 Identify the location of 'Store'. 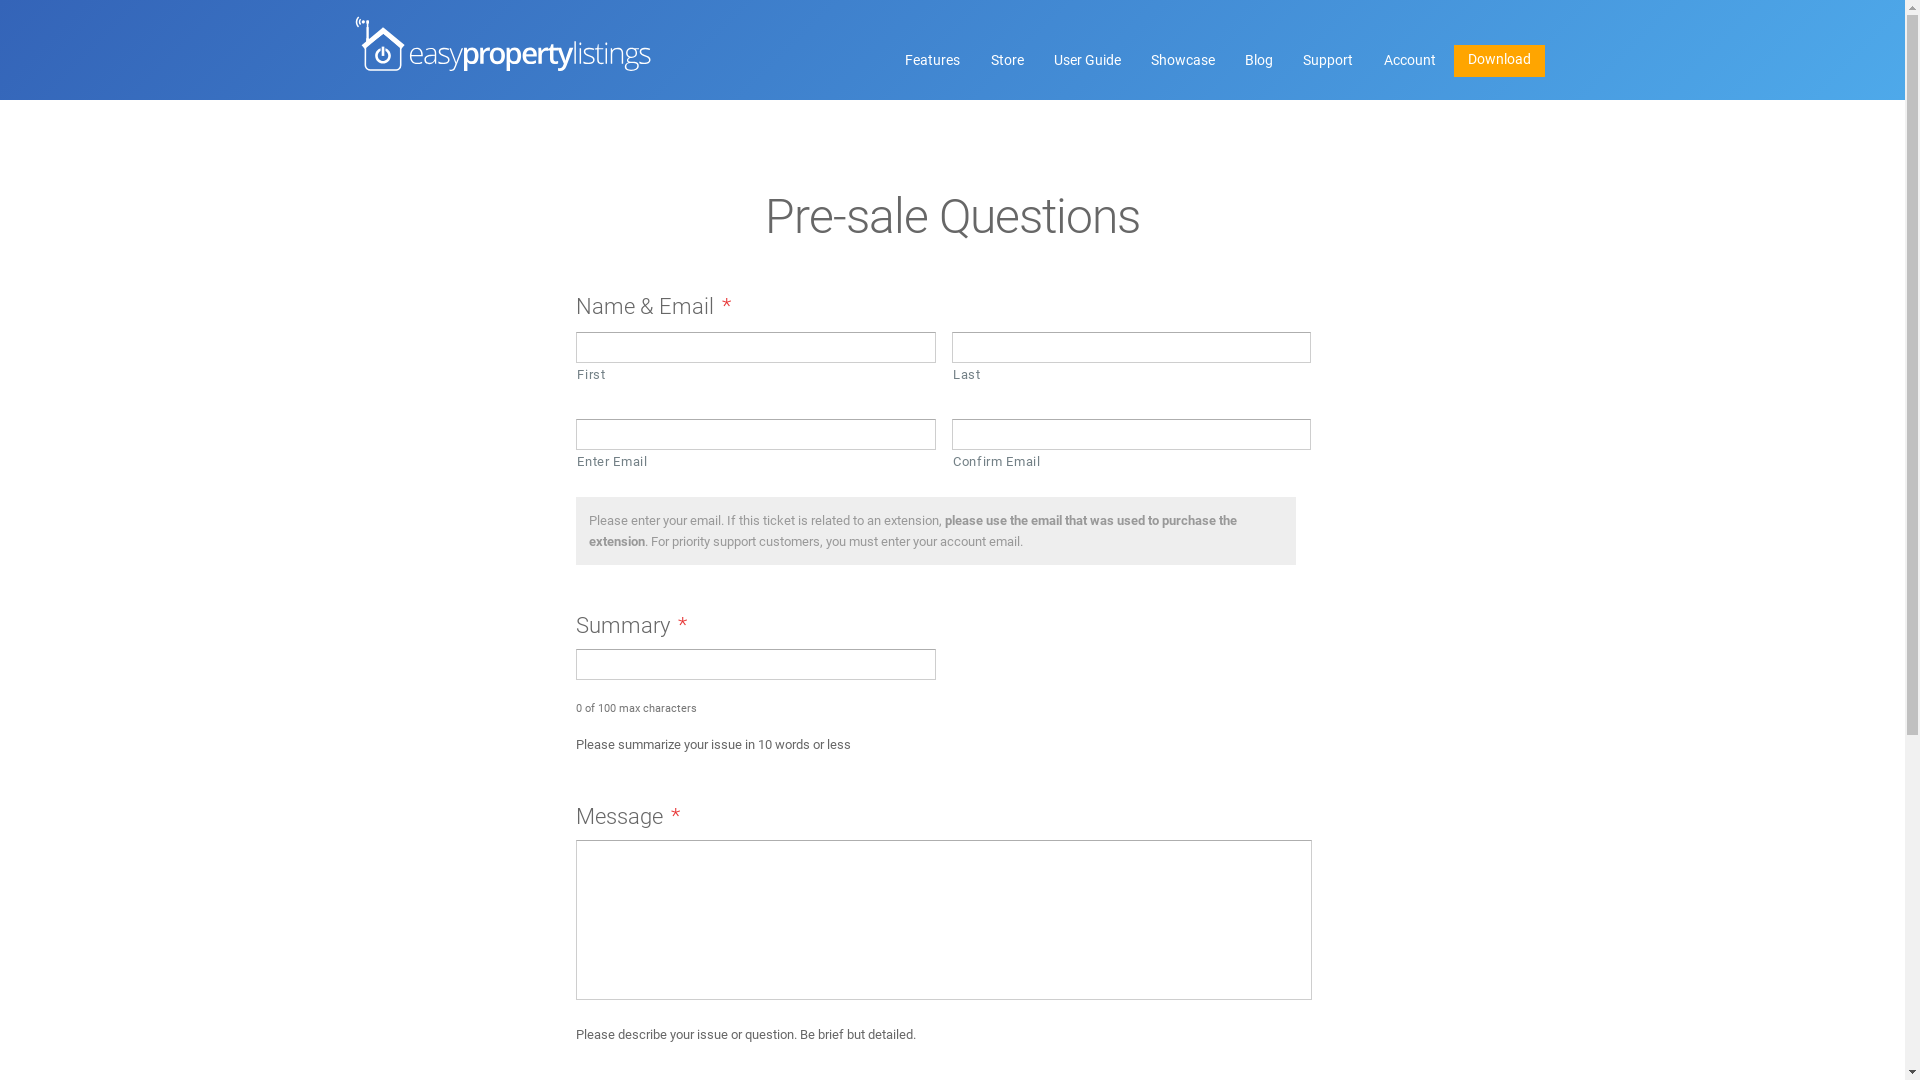
(979, 60).